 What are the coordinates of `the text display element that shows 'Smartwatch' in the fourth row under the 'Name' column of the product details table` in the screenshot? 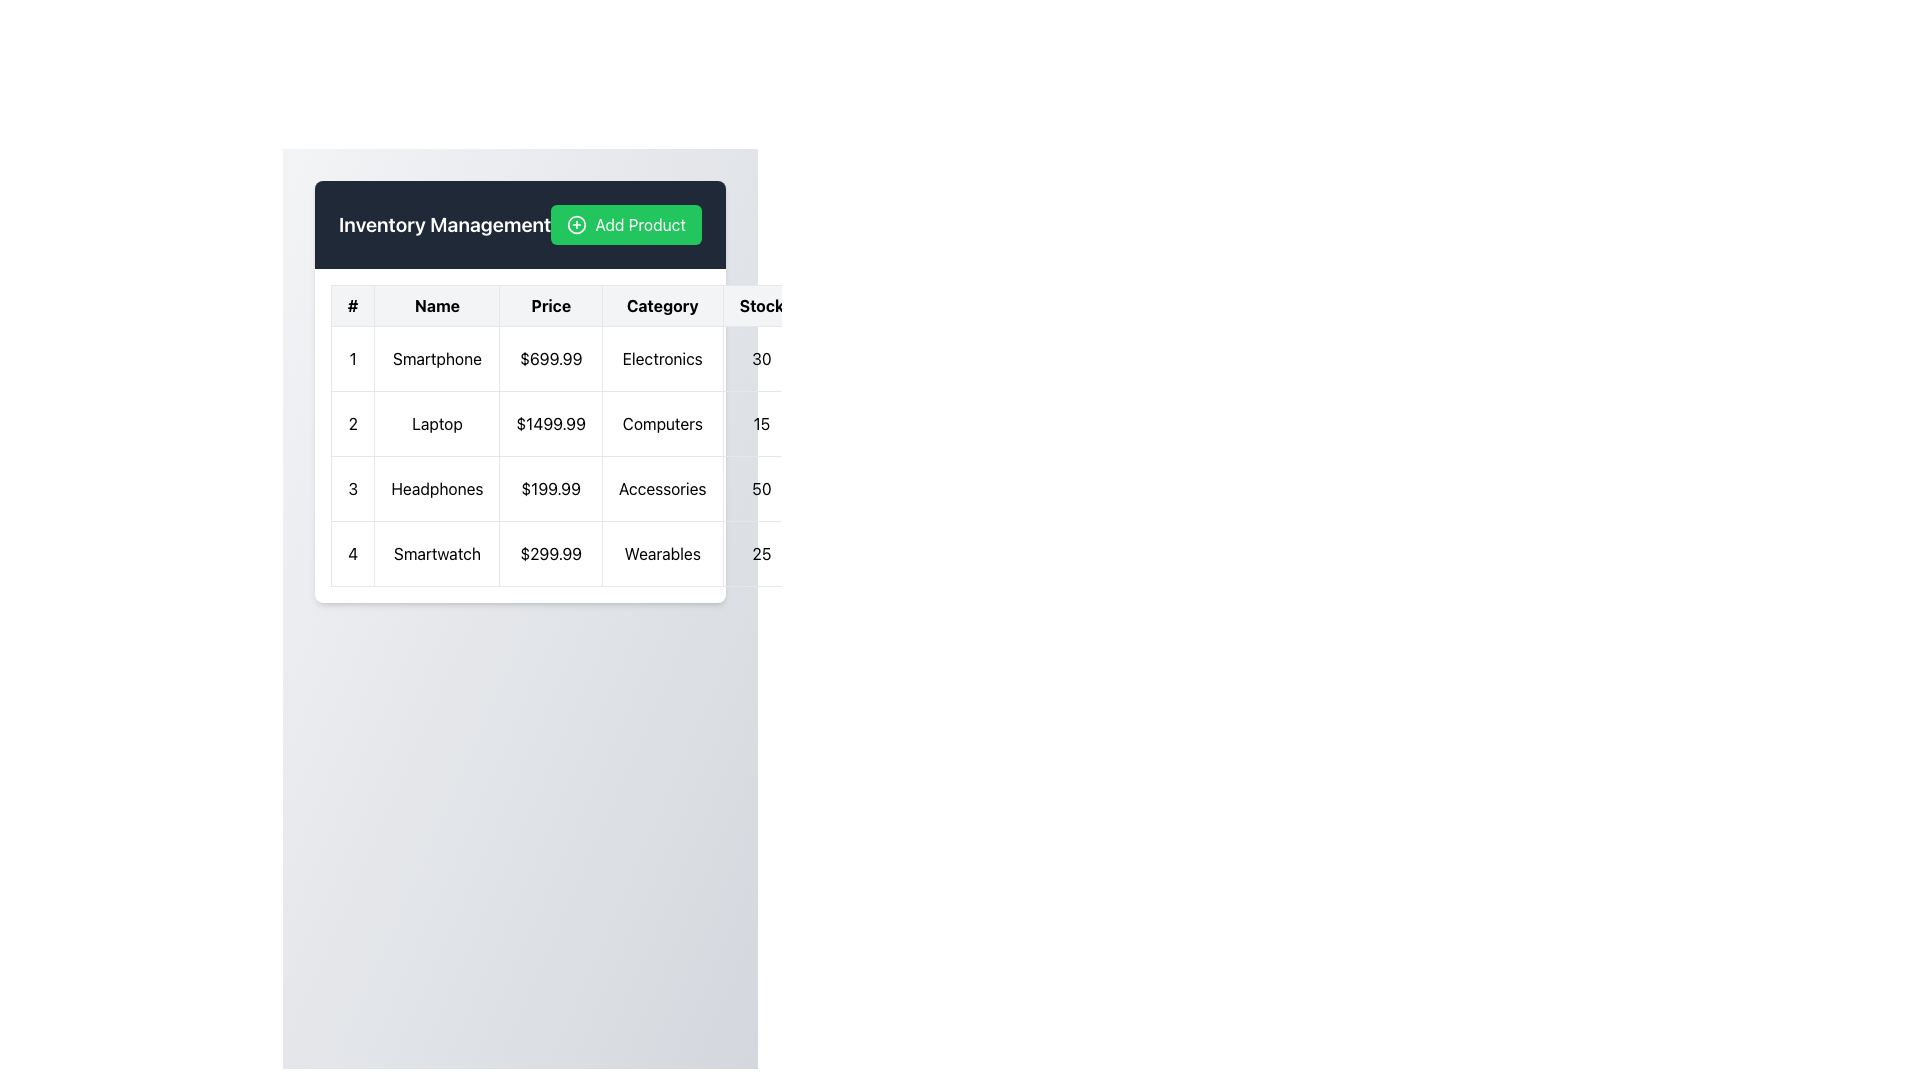 It's located at (436, 554).